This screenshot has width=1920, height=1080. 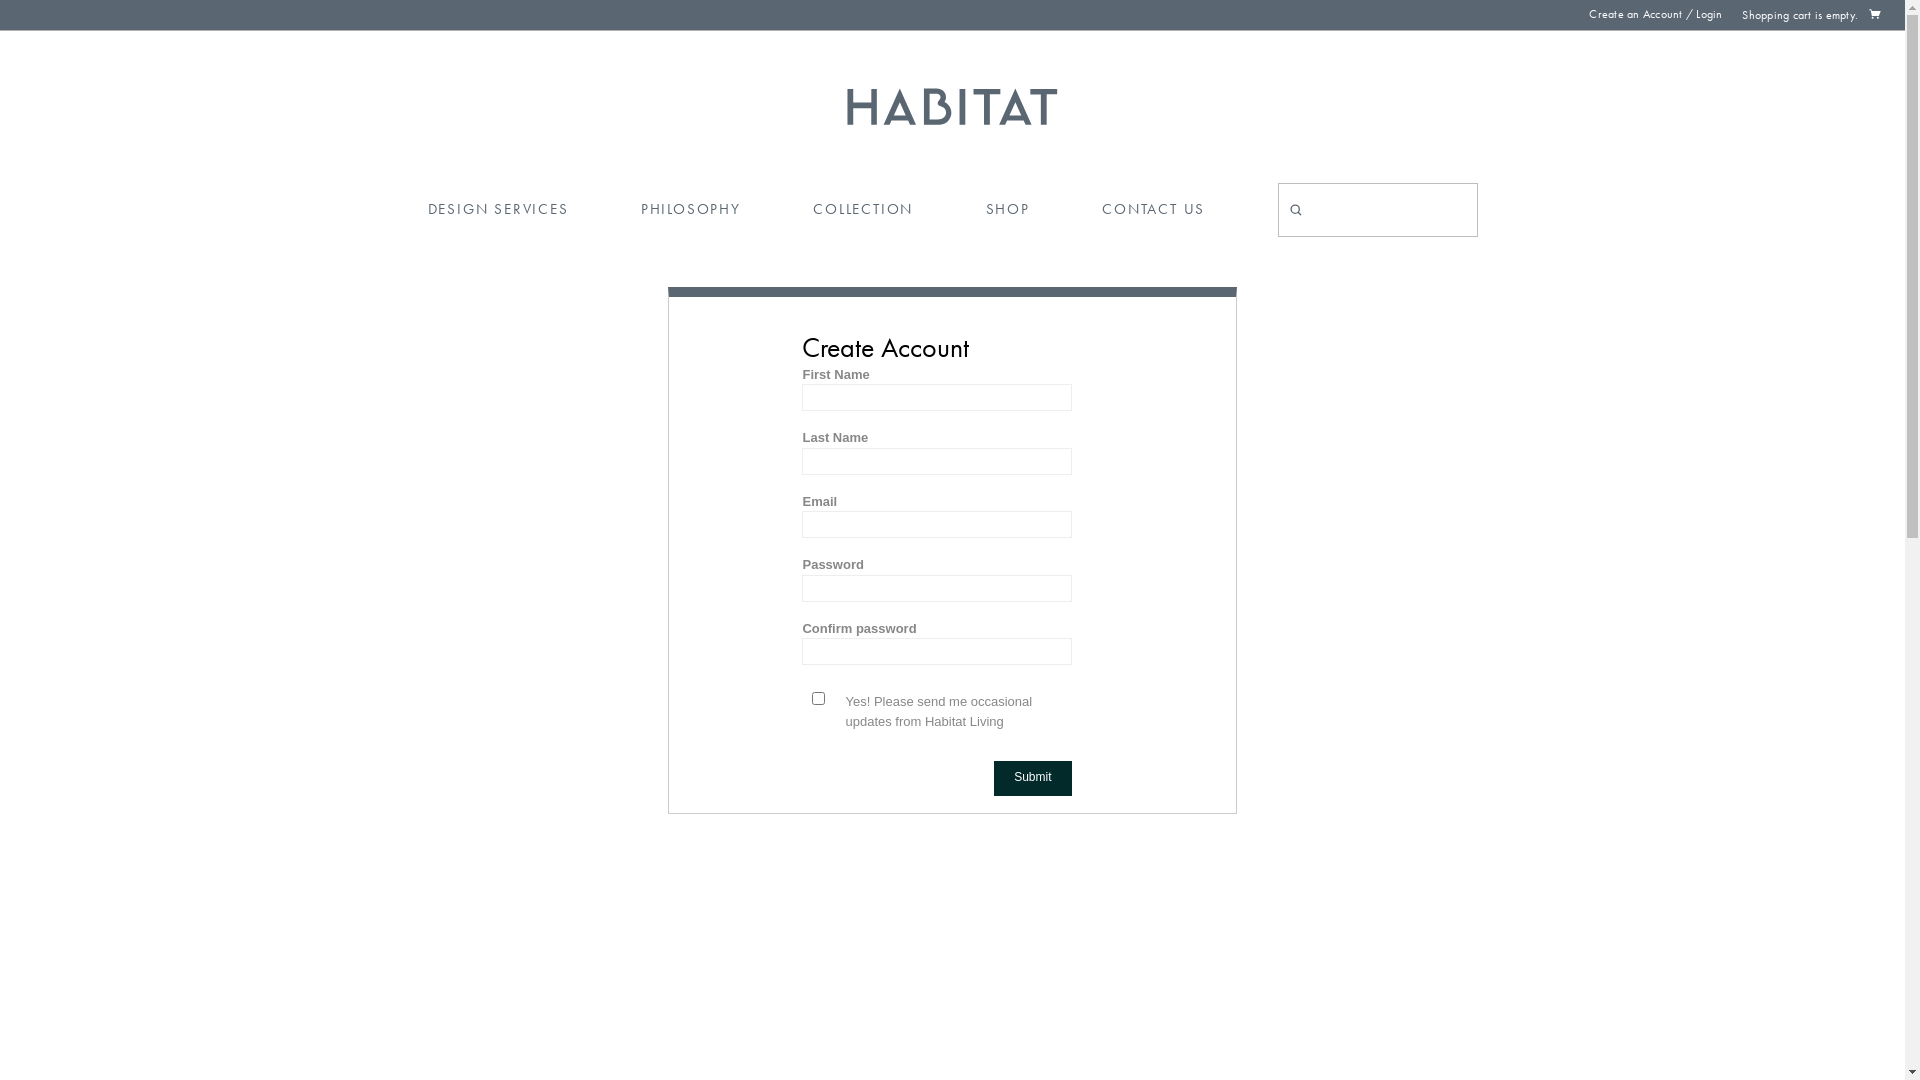 I want to click on 'SHOP', so click(x=985, y=209).